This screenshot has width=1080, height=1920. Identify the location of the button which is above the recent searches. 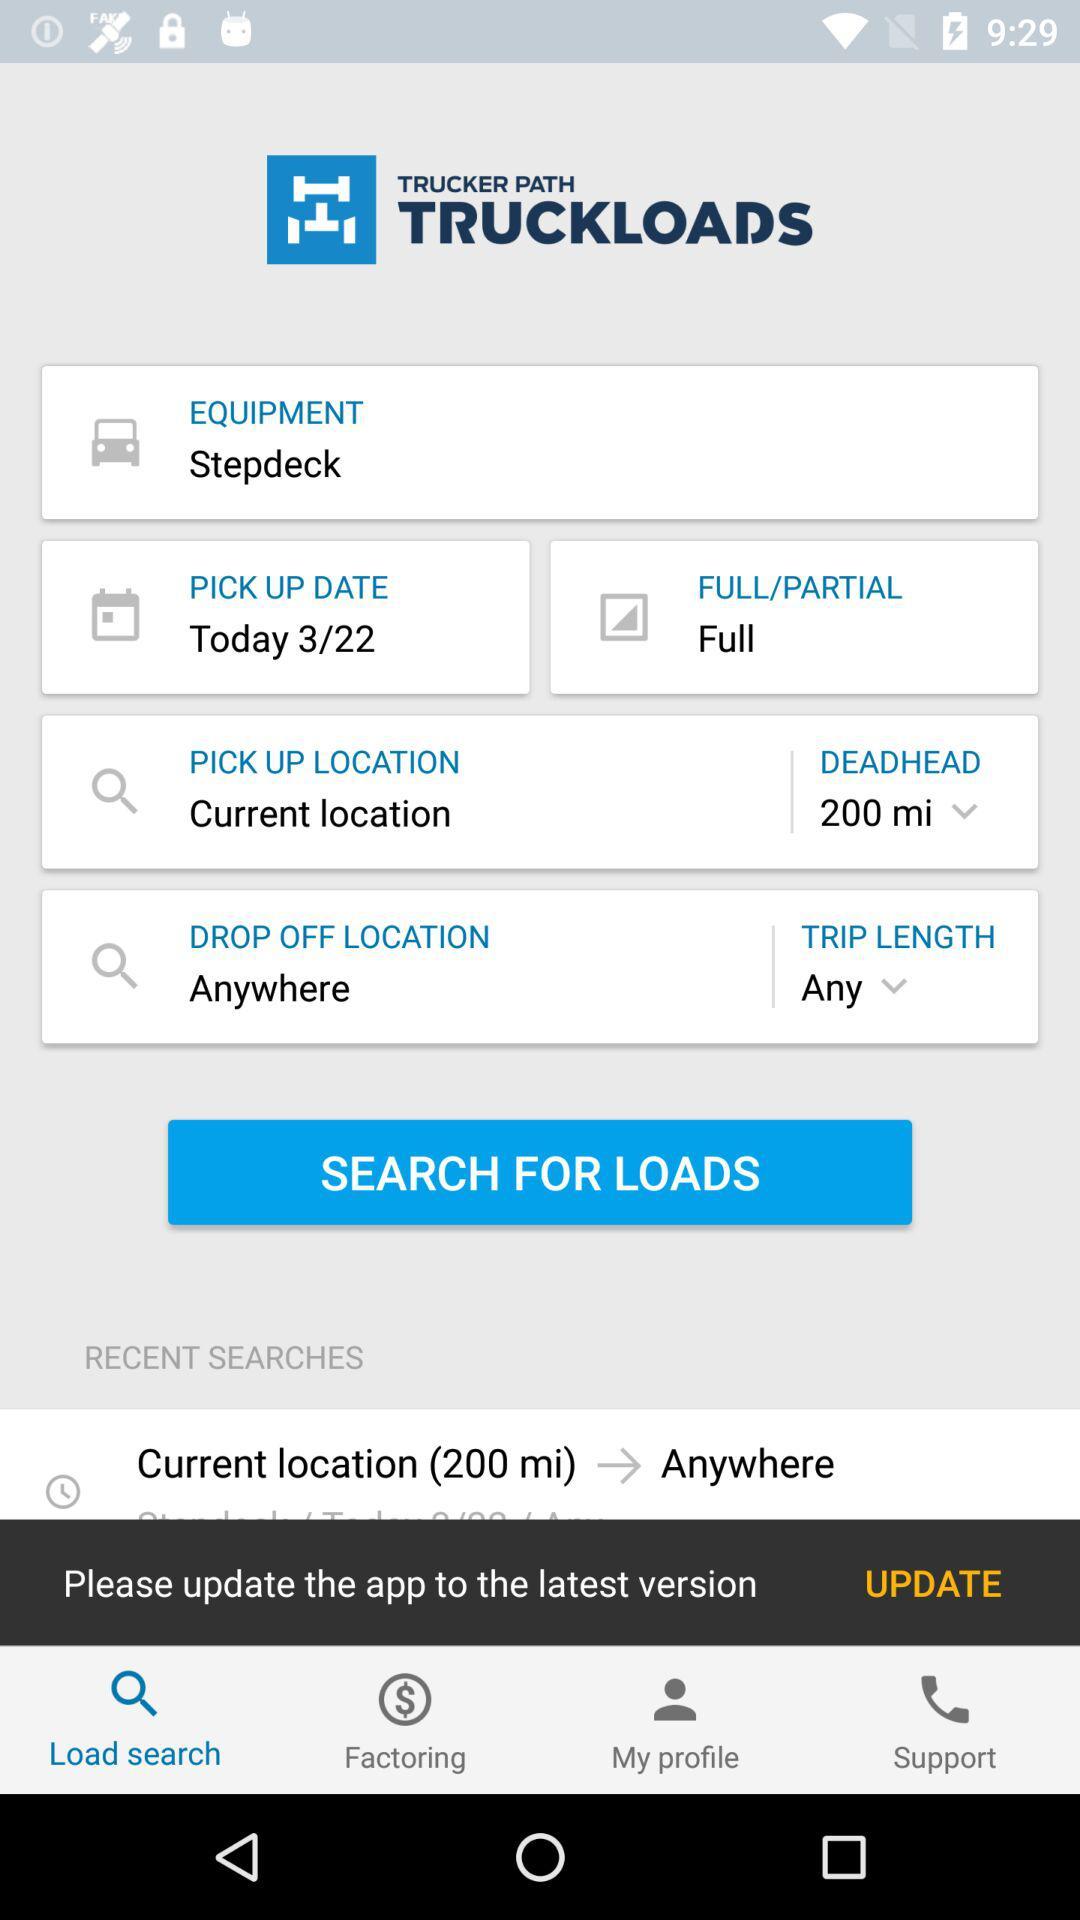
(540, 1172).